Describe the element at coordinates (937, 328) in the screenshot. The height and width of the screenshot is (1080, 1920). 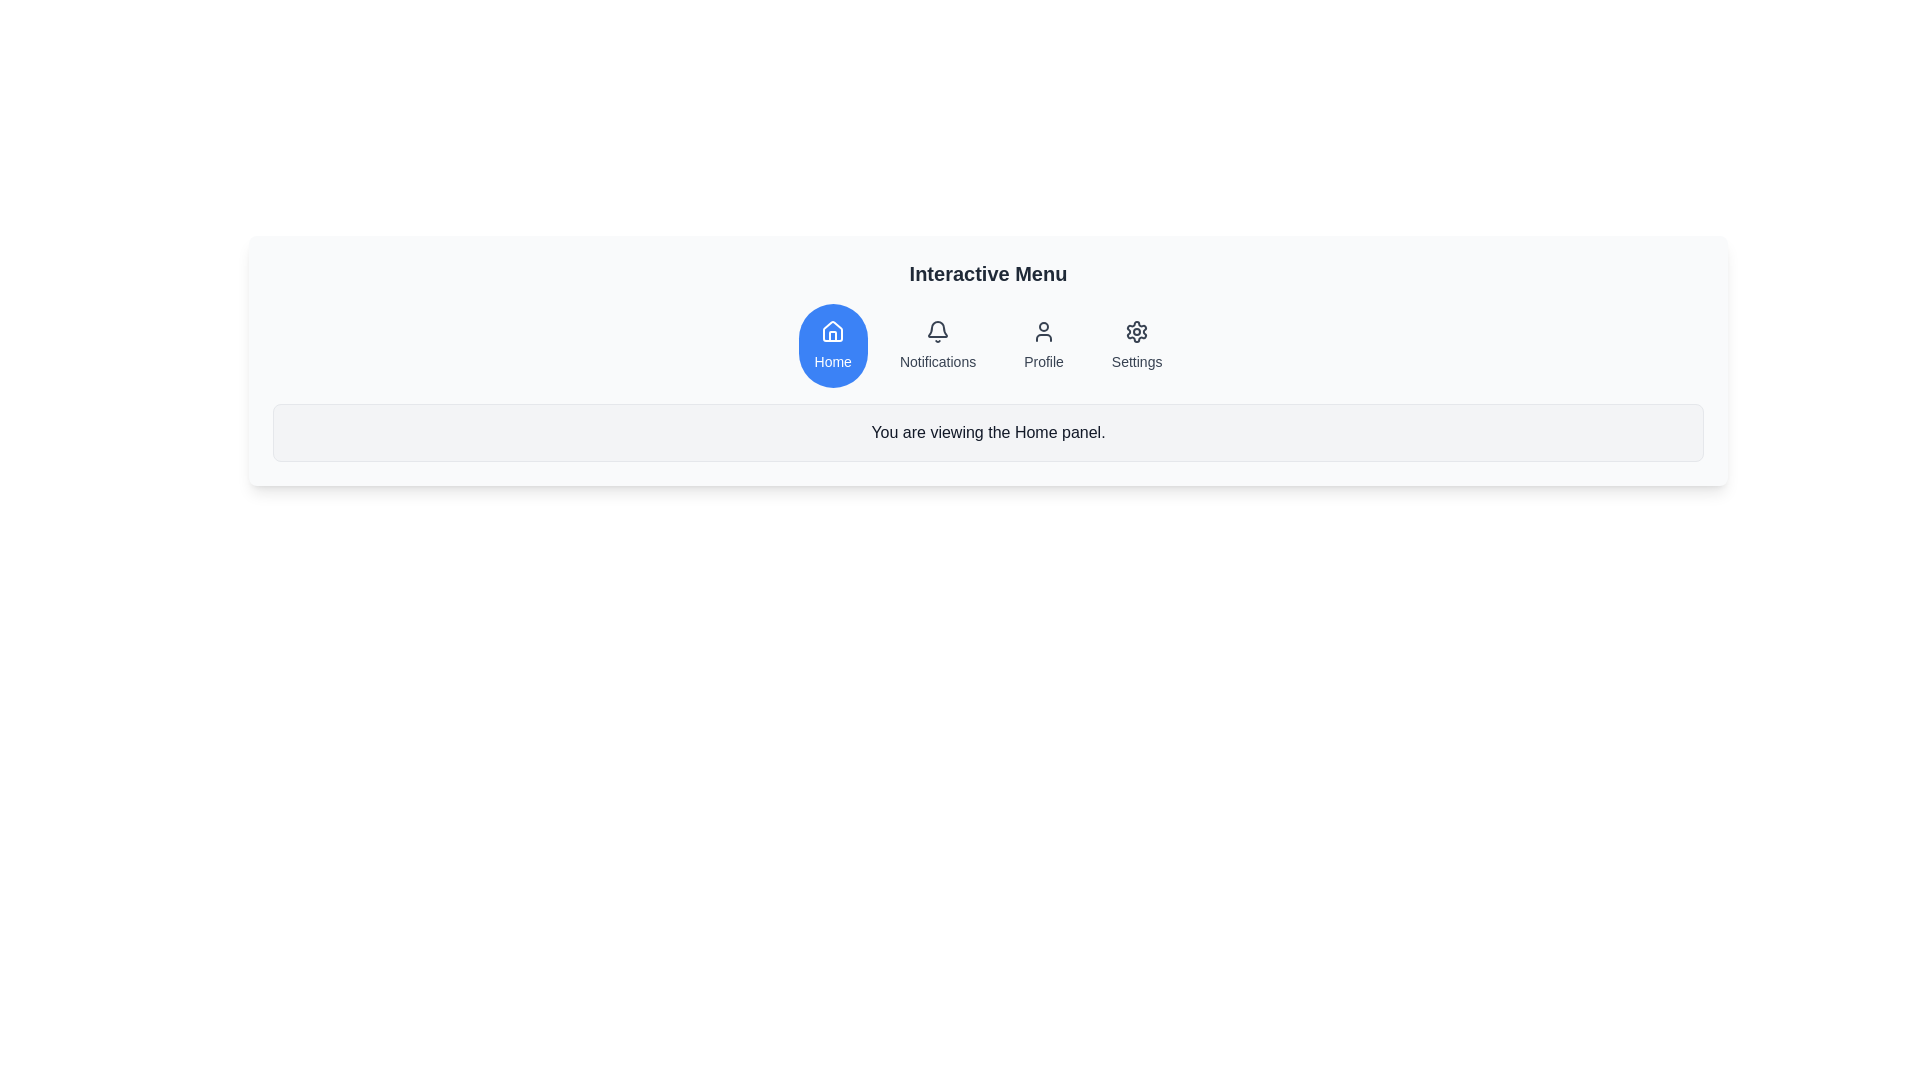
I see `the bell-shaped notification icon, which is the second icon in the navigation menu, designed as a simple outline, indicating the notification center` at that location.